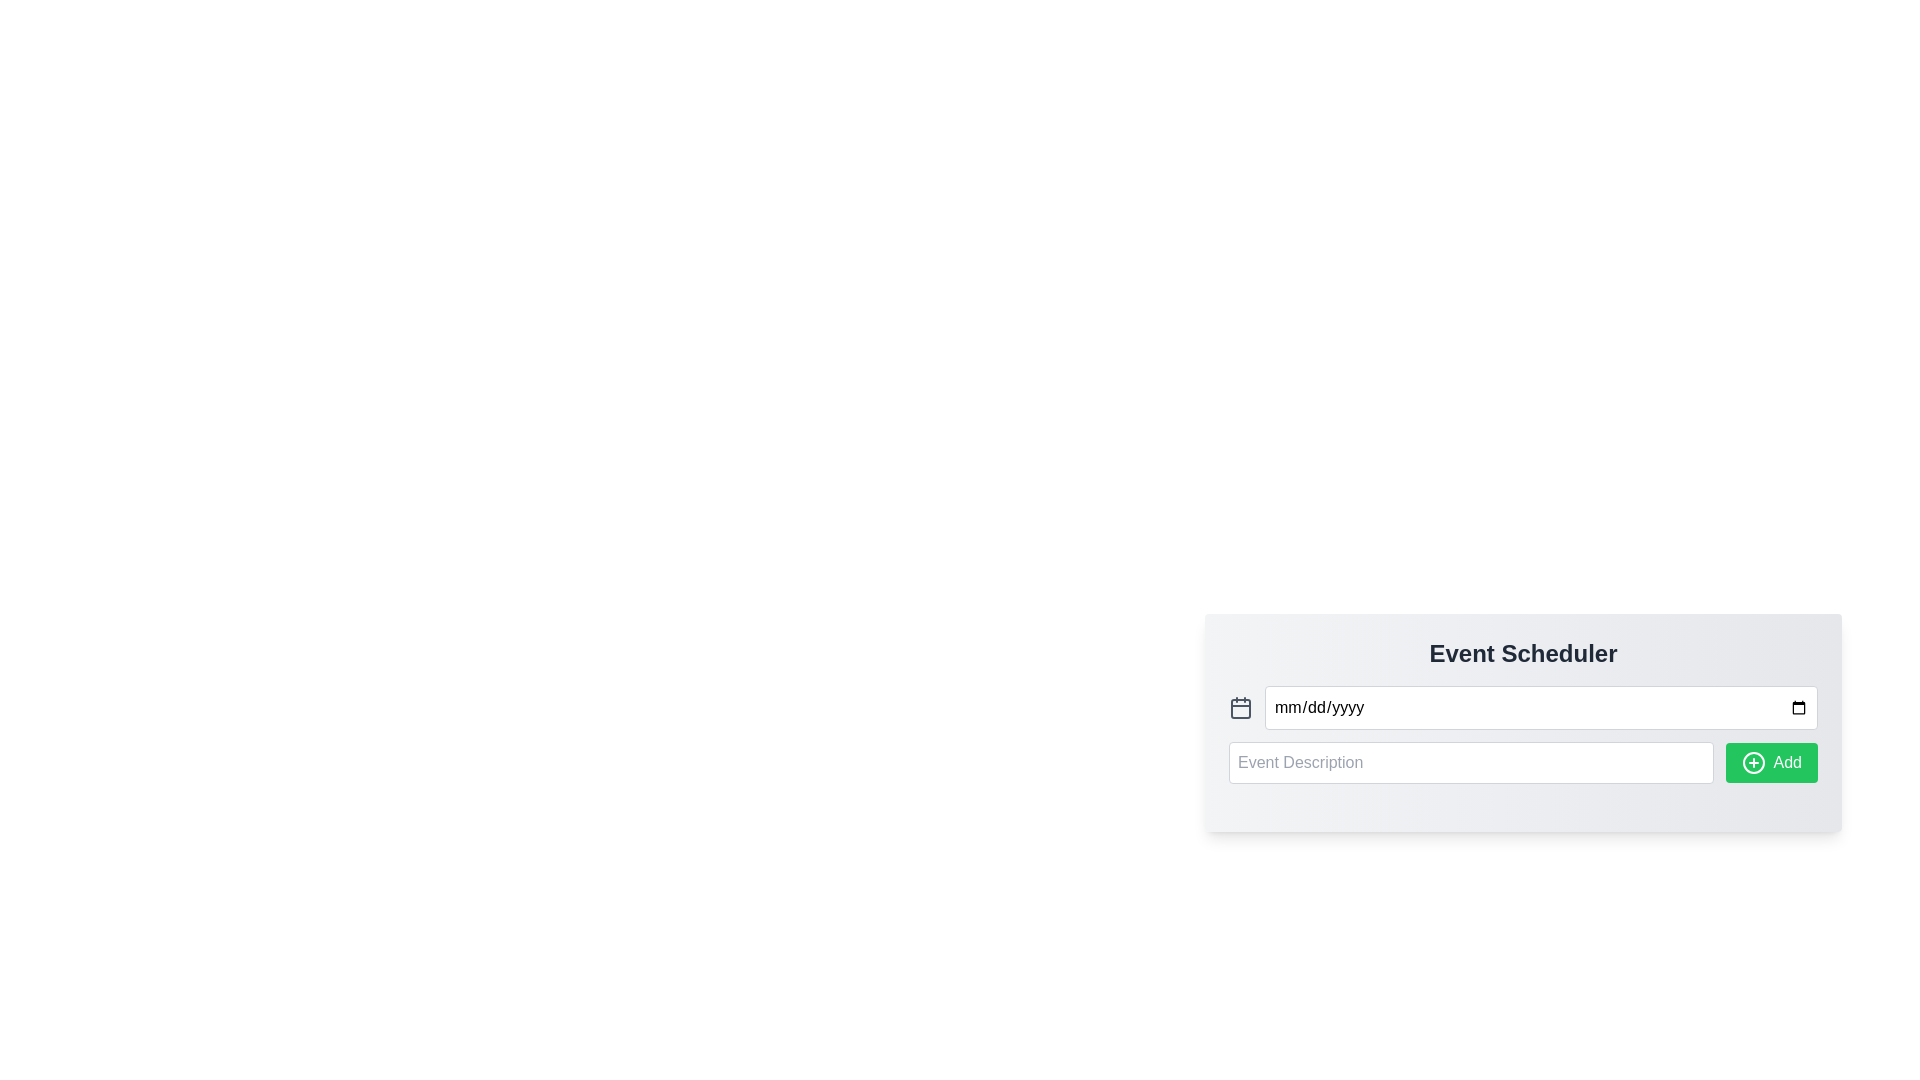 This screenshot has height=1080, width=1920. Describe the element at coordinates (1522, 654) in the screenshot. I see `text of the Text Header, which serves as a title indicating the purpose of the section related to scheduling events` at that location.